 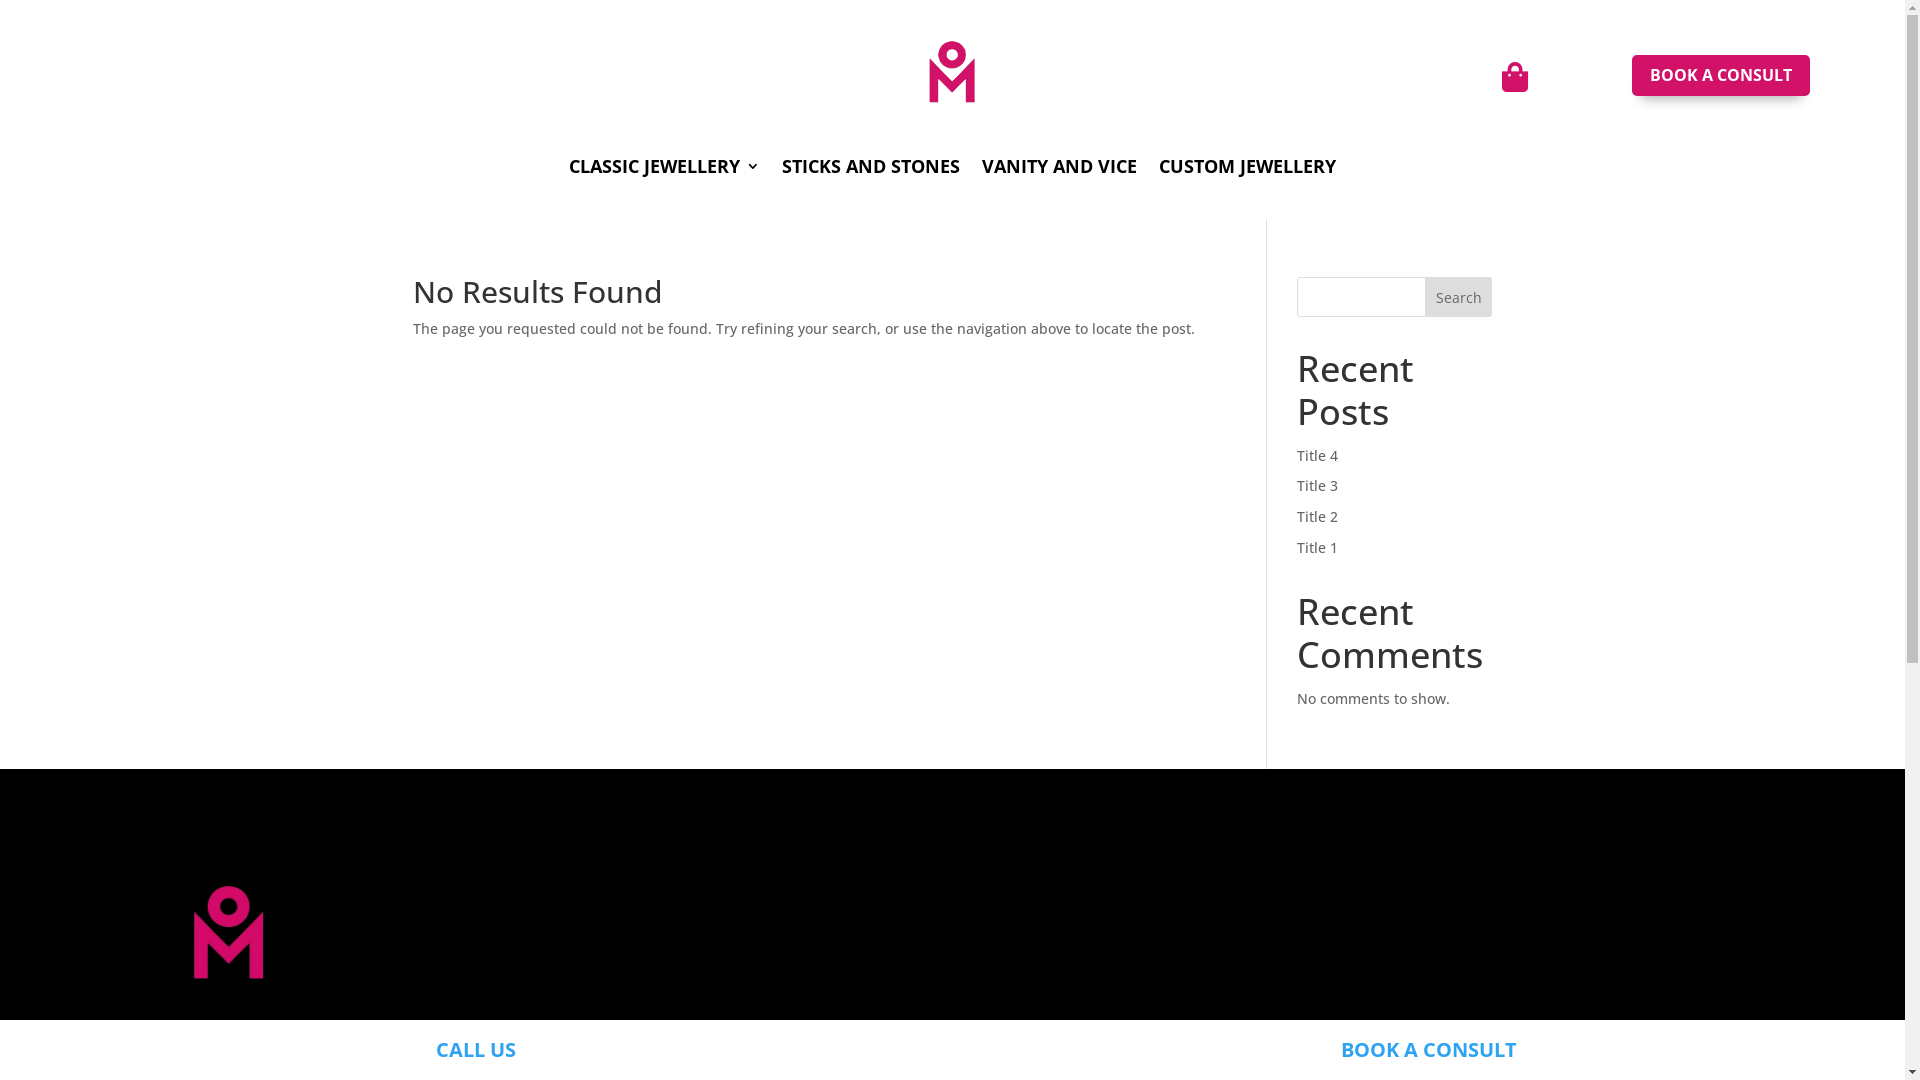 I want to click on 'Search', so click(x=1459, y=297).